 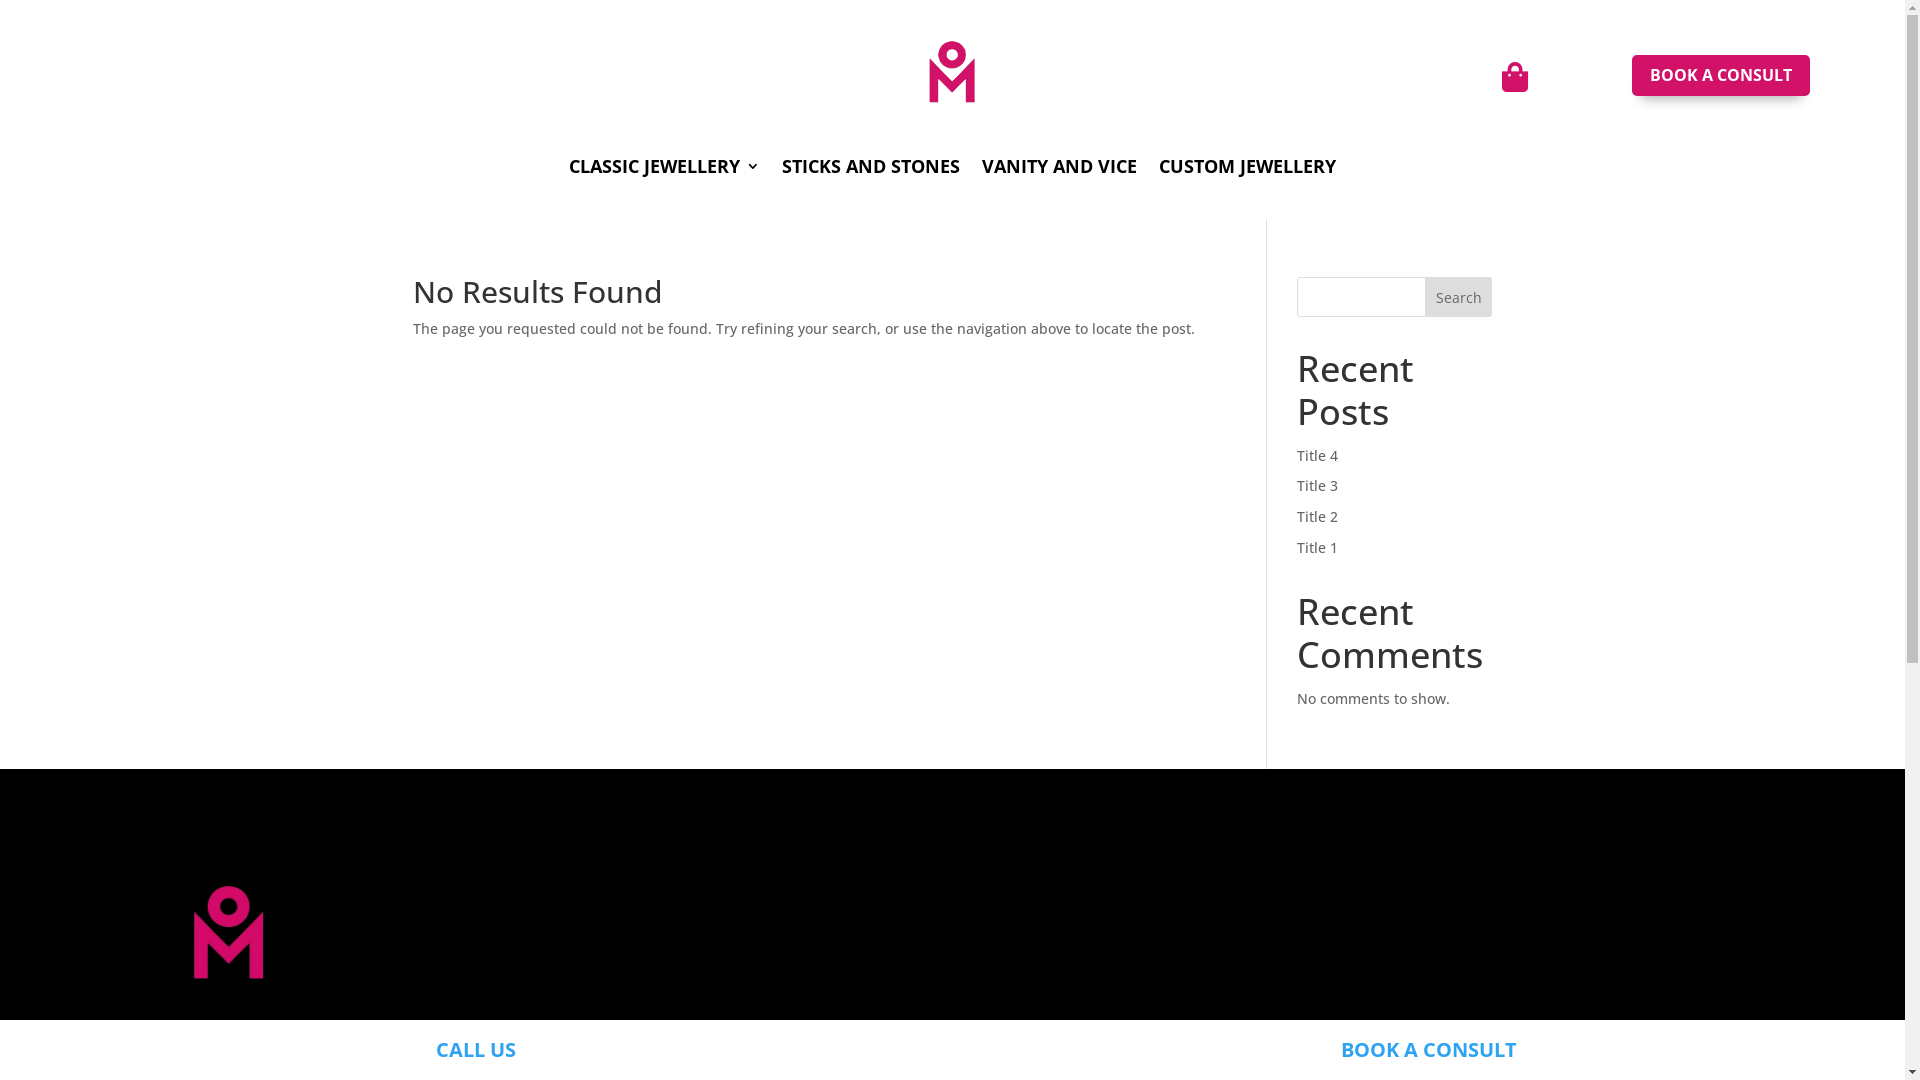 I want to click on 'Search', so click(x=1459, y=297).